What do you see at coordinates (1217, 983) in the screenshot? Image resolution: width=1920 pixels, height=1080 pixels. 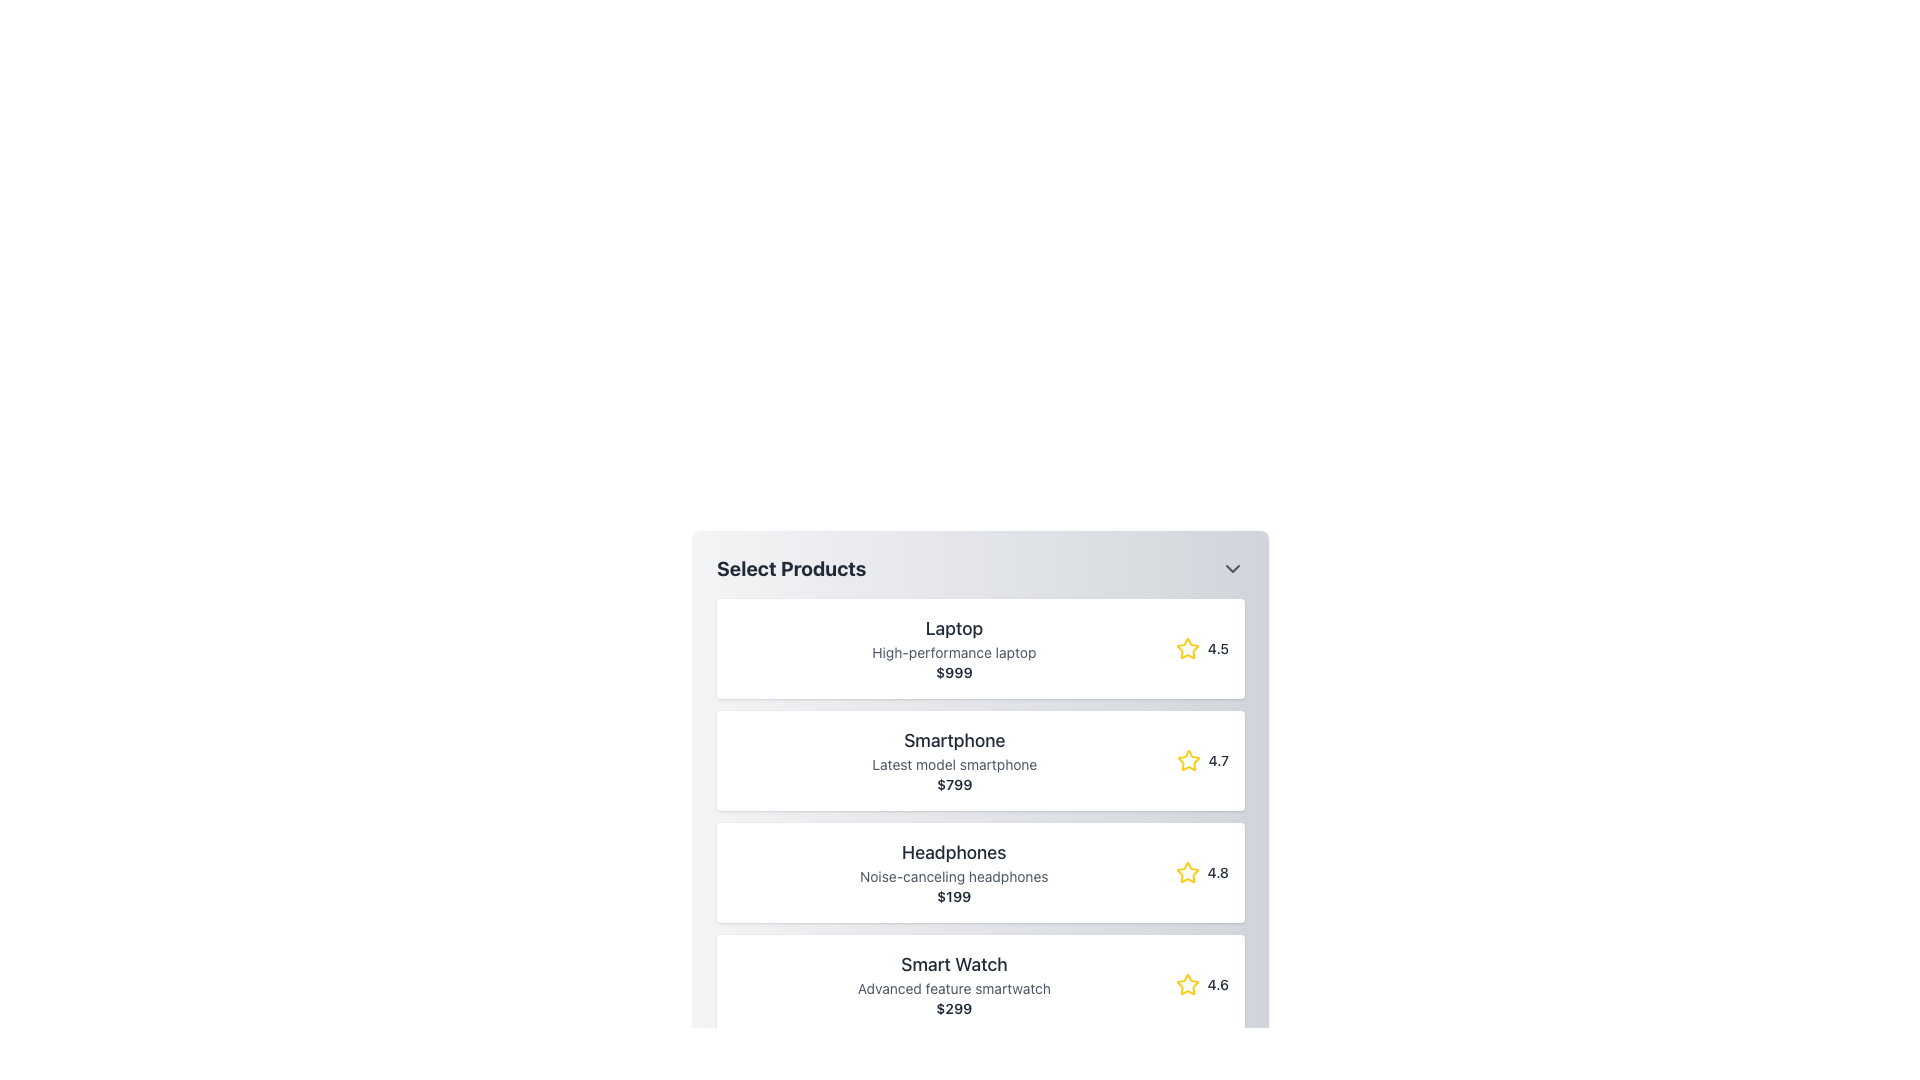 I see `the Text Label displaying the product rating value located in the lower-right corner of the fourth item in a vertical product list, positioned to the immediate right of a yellow star icon` at bounding box center [1217, 983].